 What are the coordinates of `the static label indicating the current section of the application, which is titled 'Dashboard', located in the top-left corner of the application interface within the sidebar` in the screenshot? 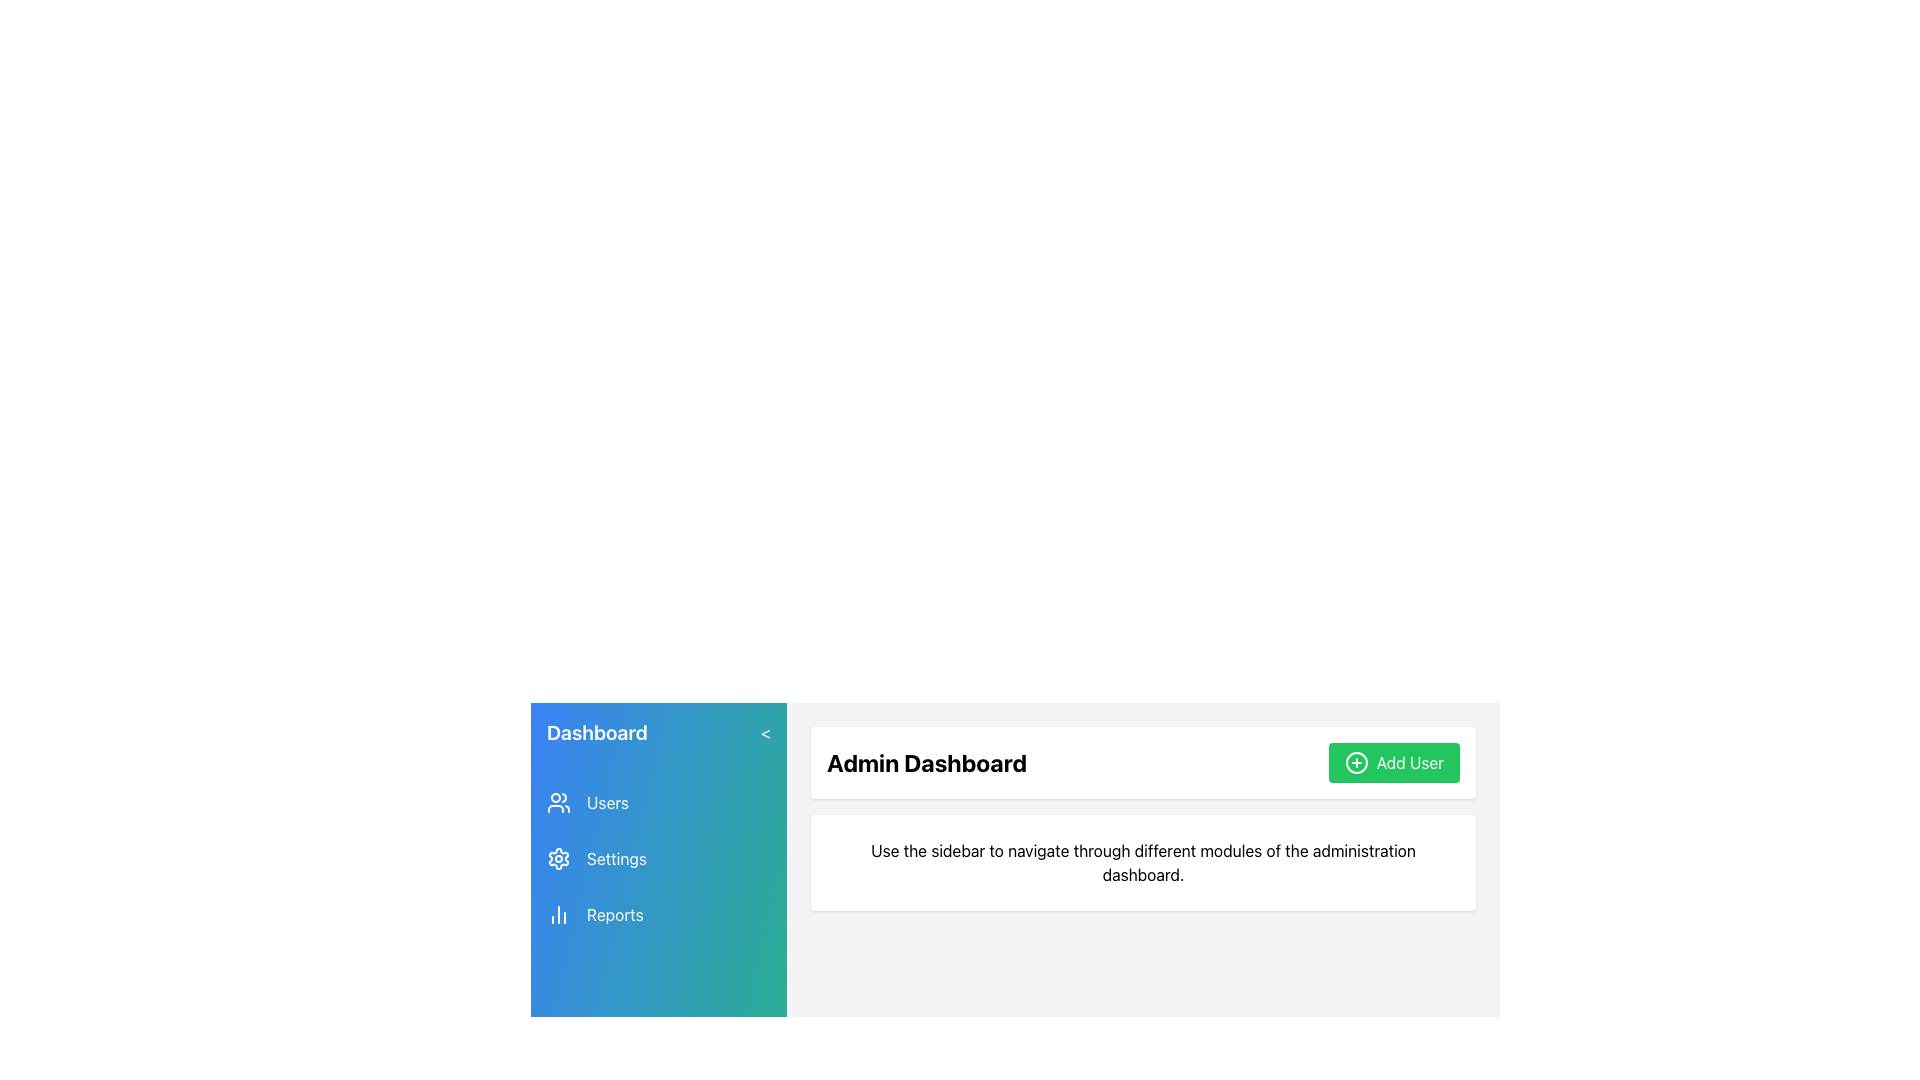 It's located at (596, 732).